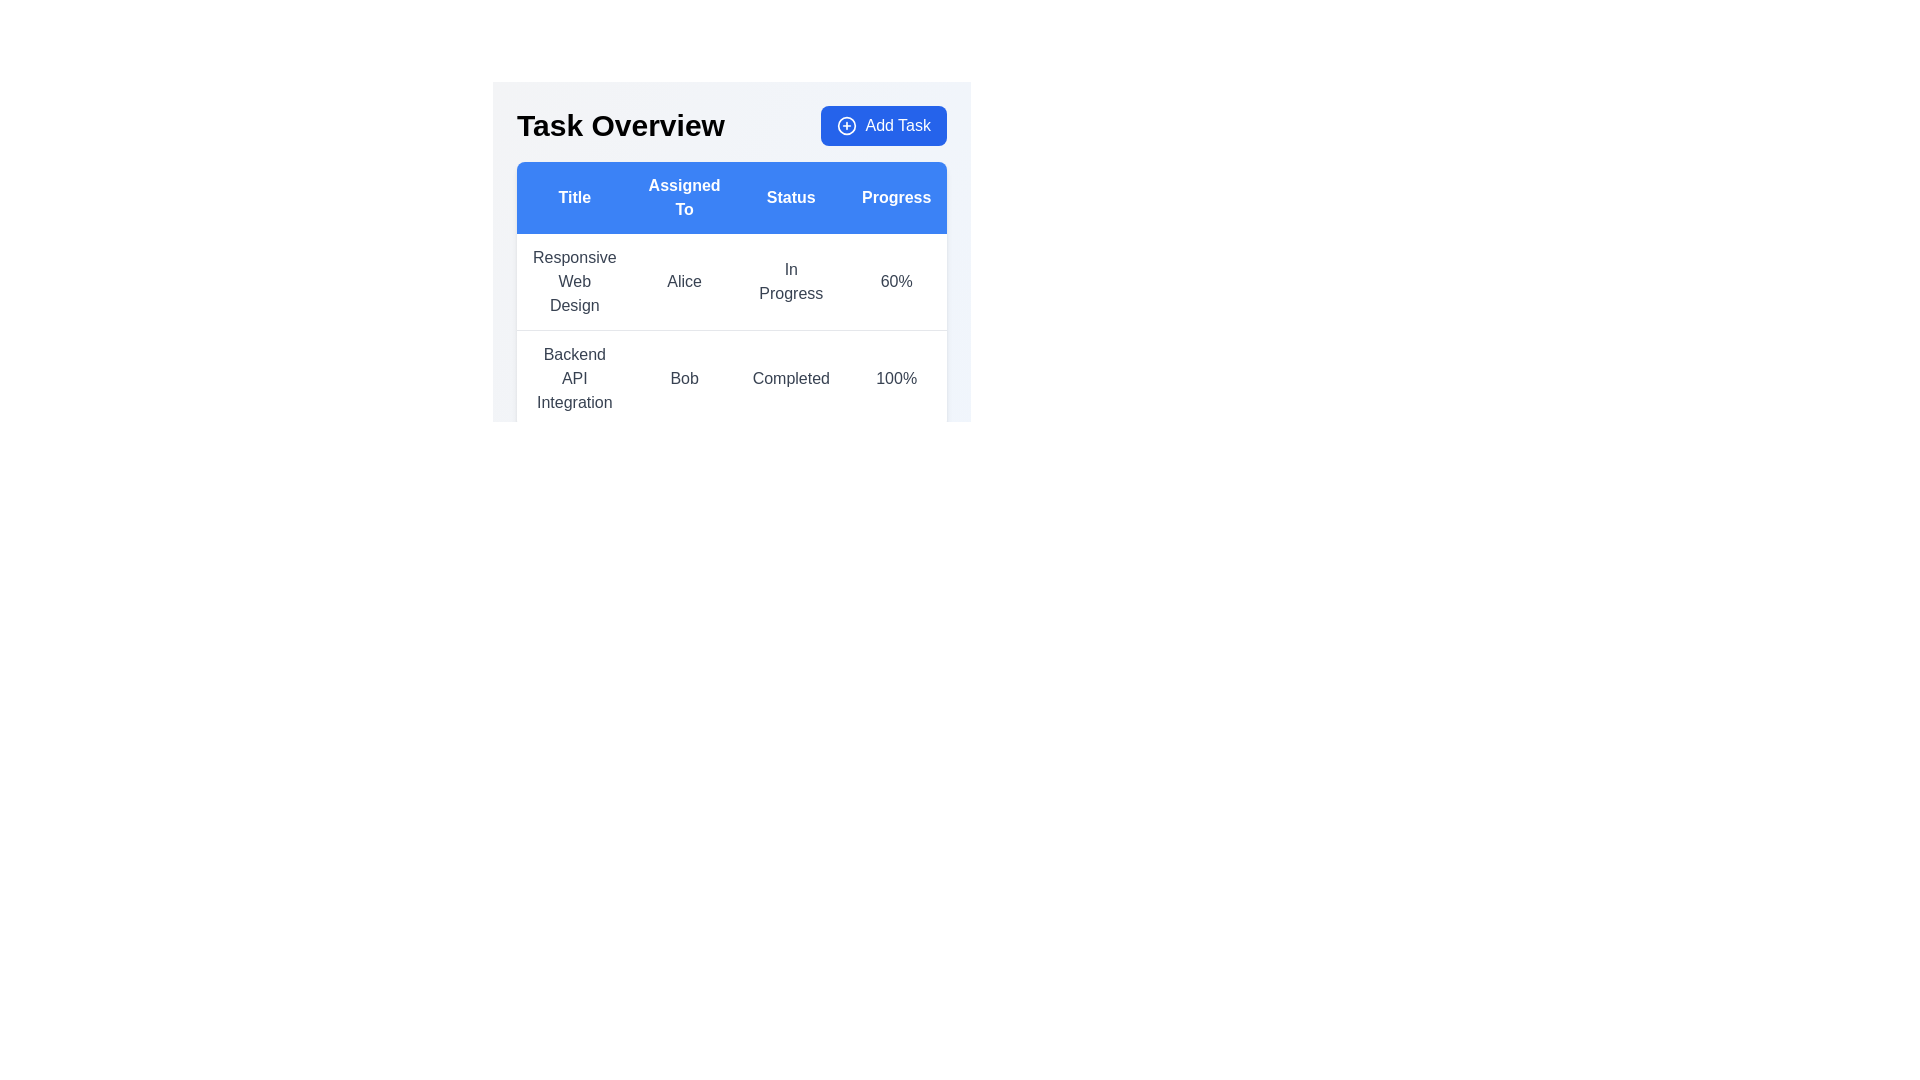 This screenshot has width=1920, height=1080. Describe the element at coordinates (573, 197) in the screenshot. I see `title text from the blue button-like Table Header Cell that contains the text 'Title' and is located at the top-left of the table header row` at that location.